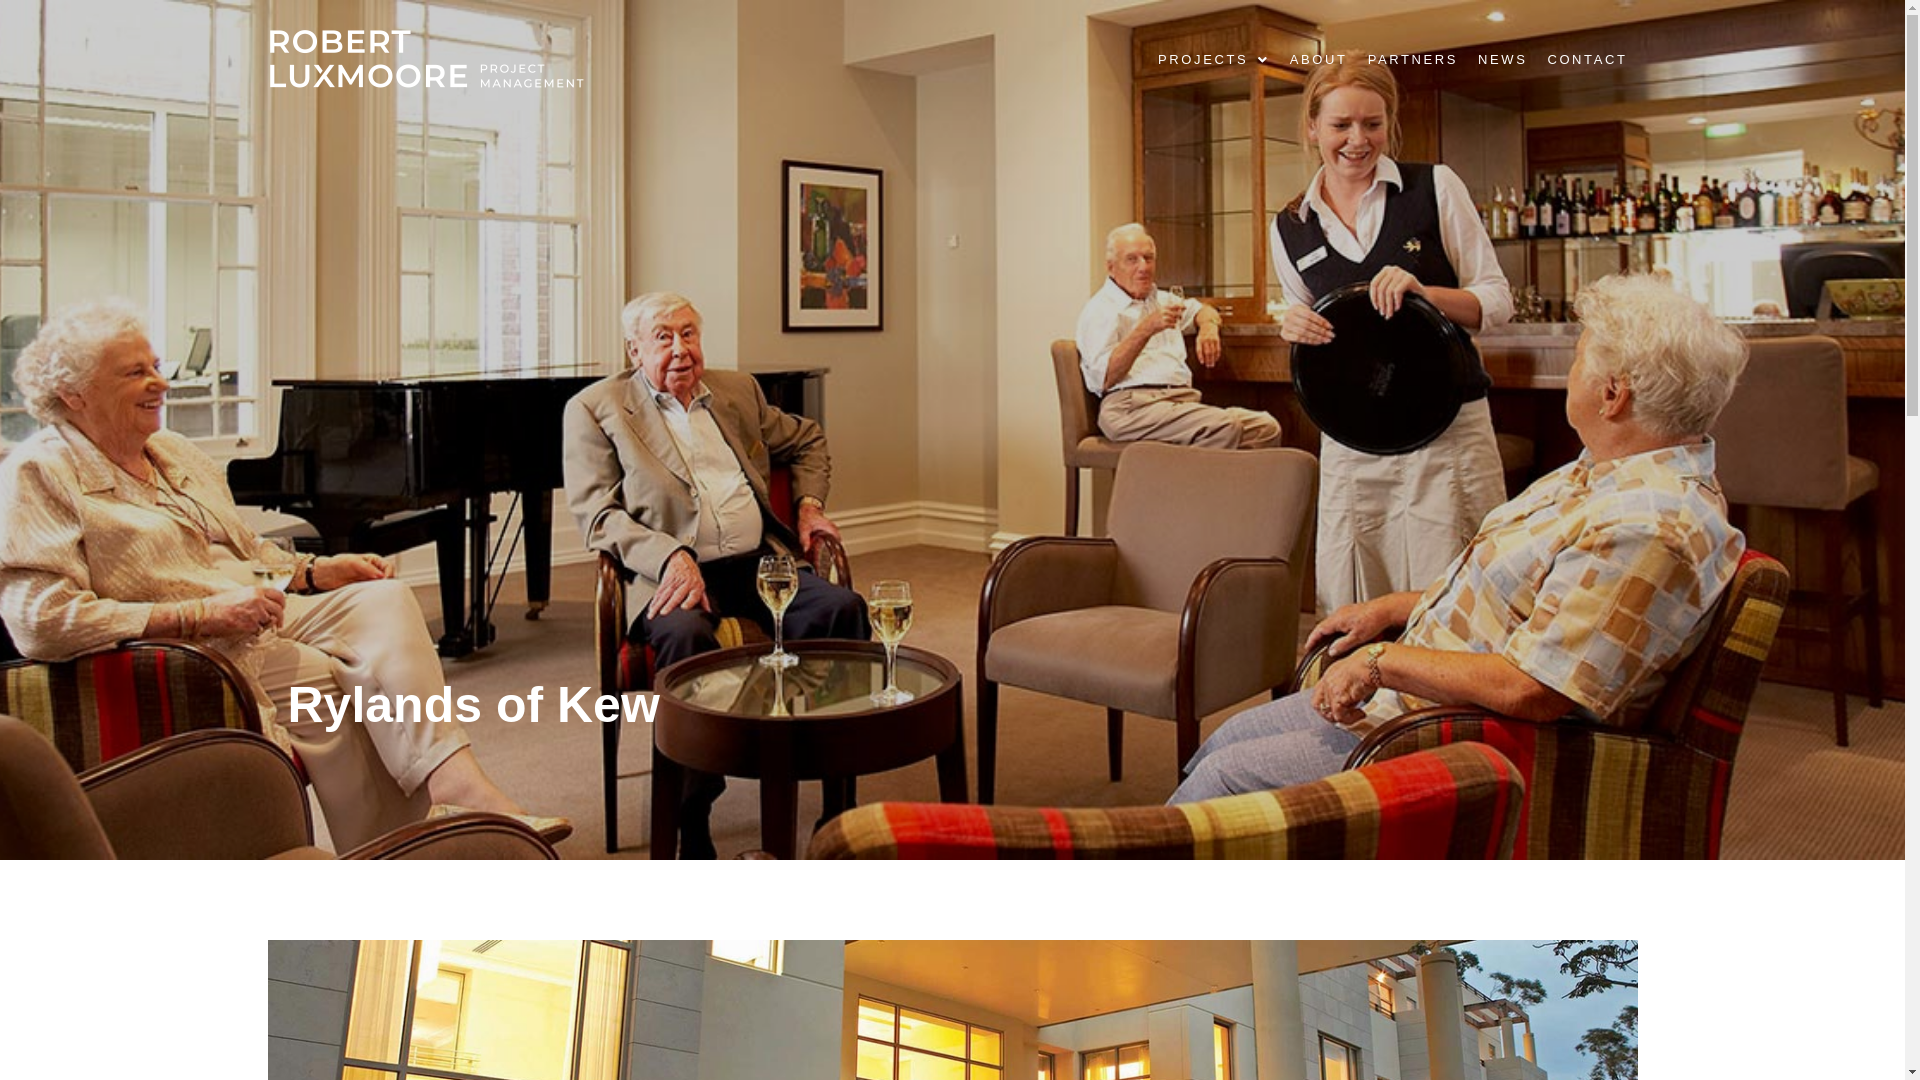 The width and height of the screenshot is (1920, 1080). What do you see at coordinates (1213, 57) in the screenshot?
I see `'PROJECTS'` at bounding box center [1213, 57].